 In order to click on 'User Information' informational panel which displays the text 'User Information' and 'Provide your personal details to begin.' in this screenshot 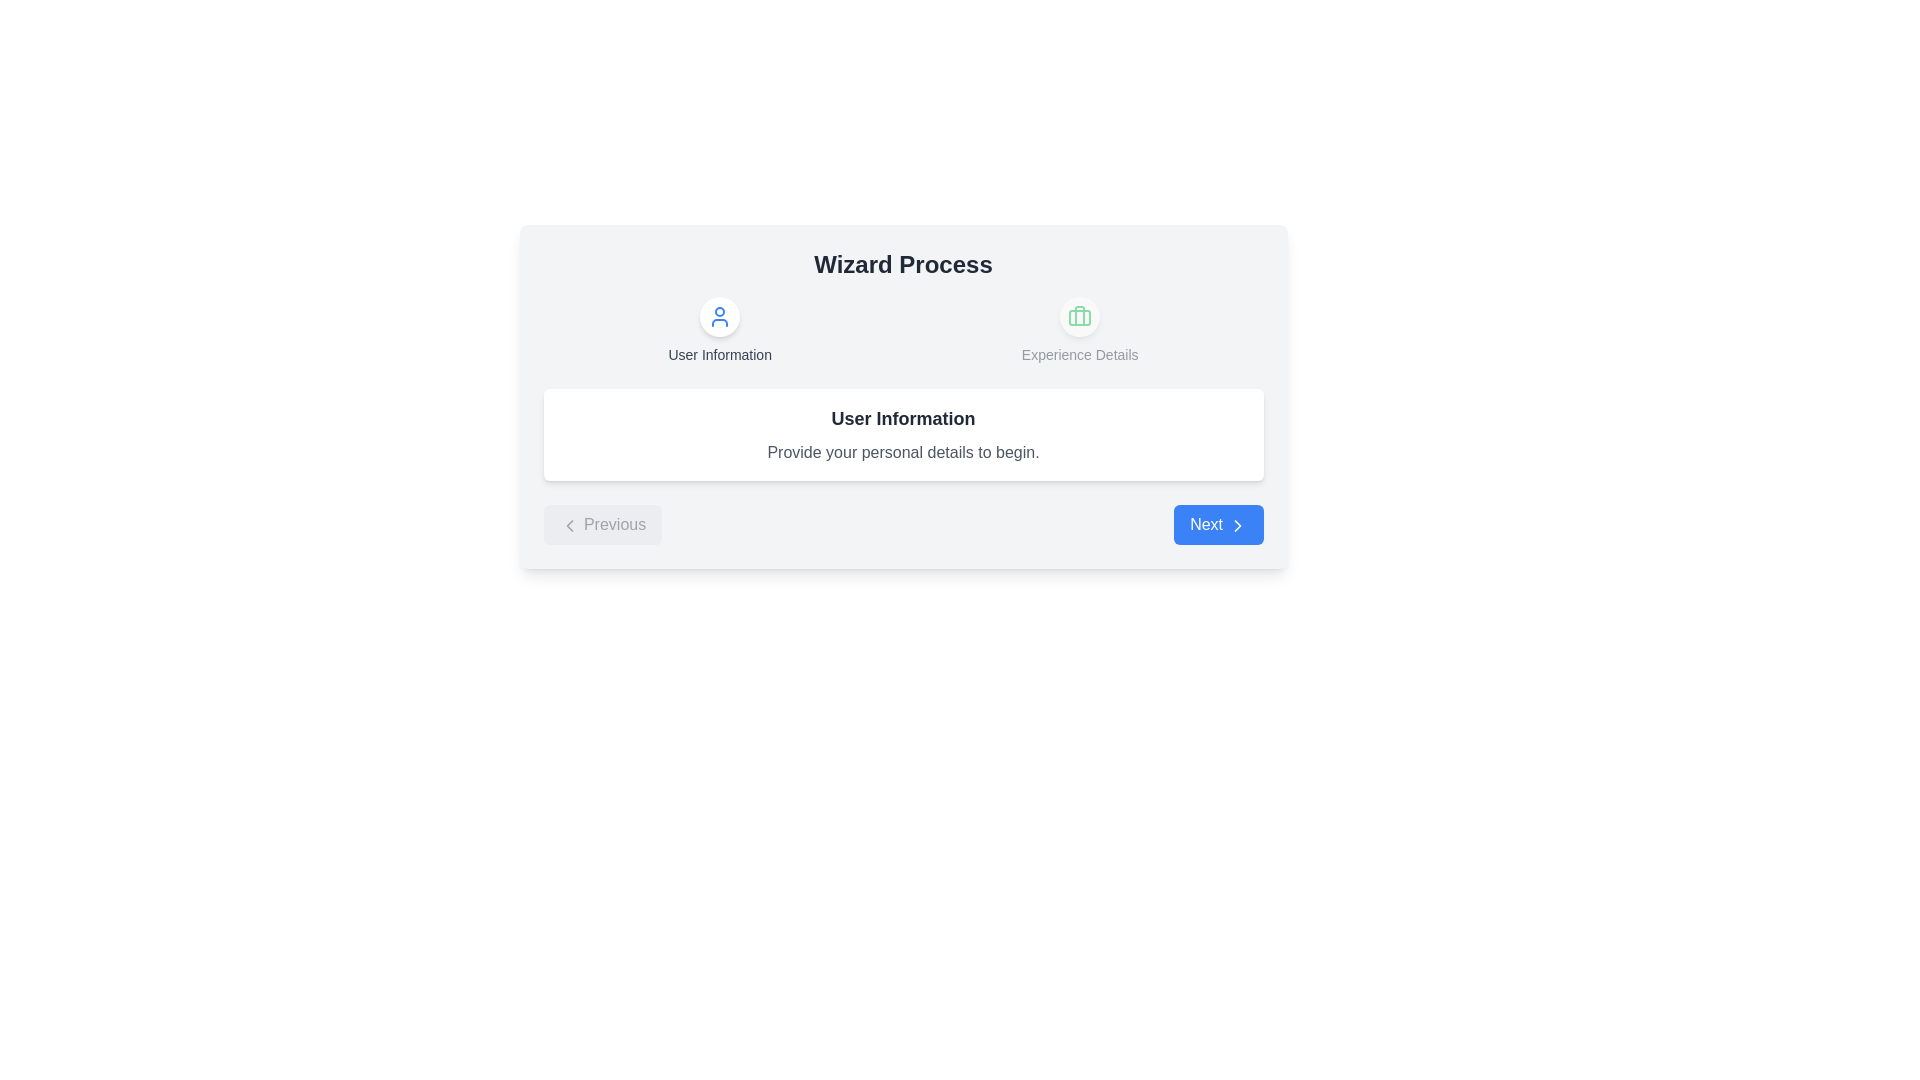, I will do `click(902, 434)`.